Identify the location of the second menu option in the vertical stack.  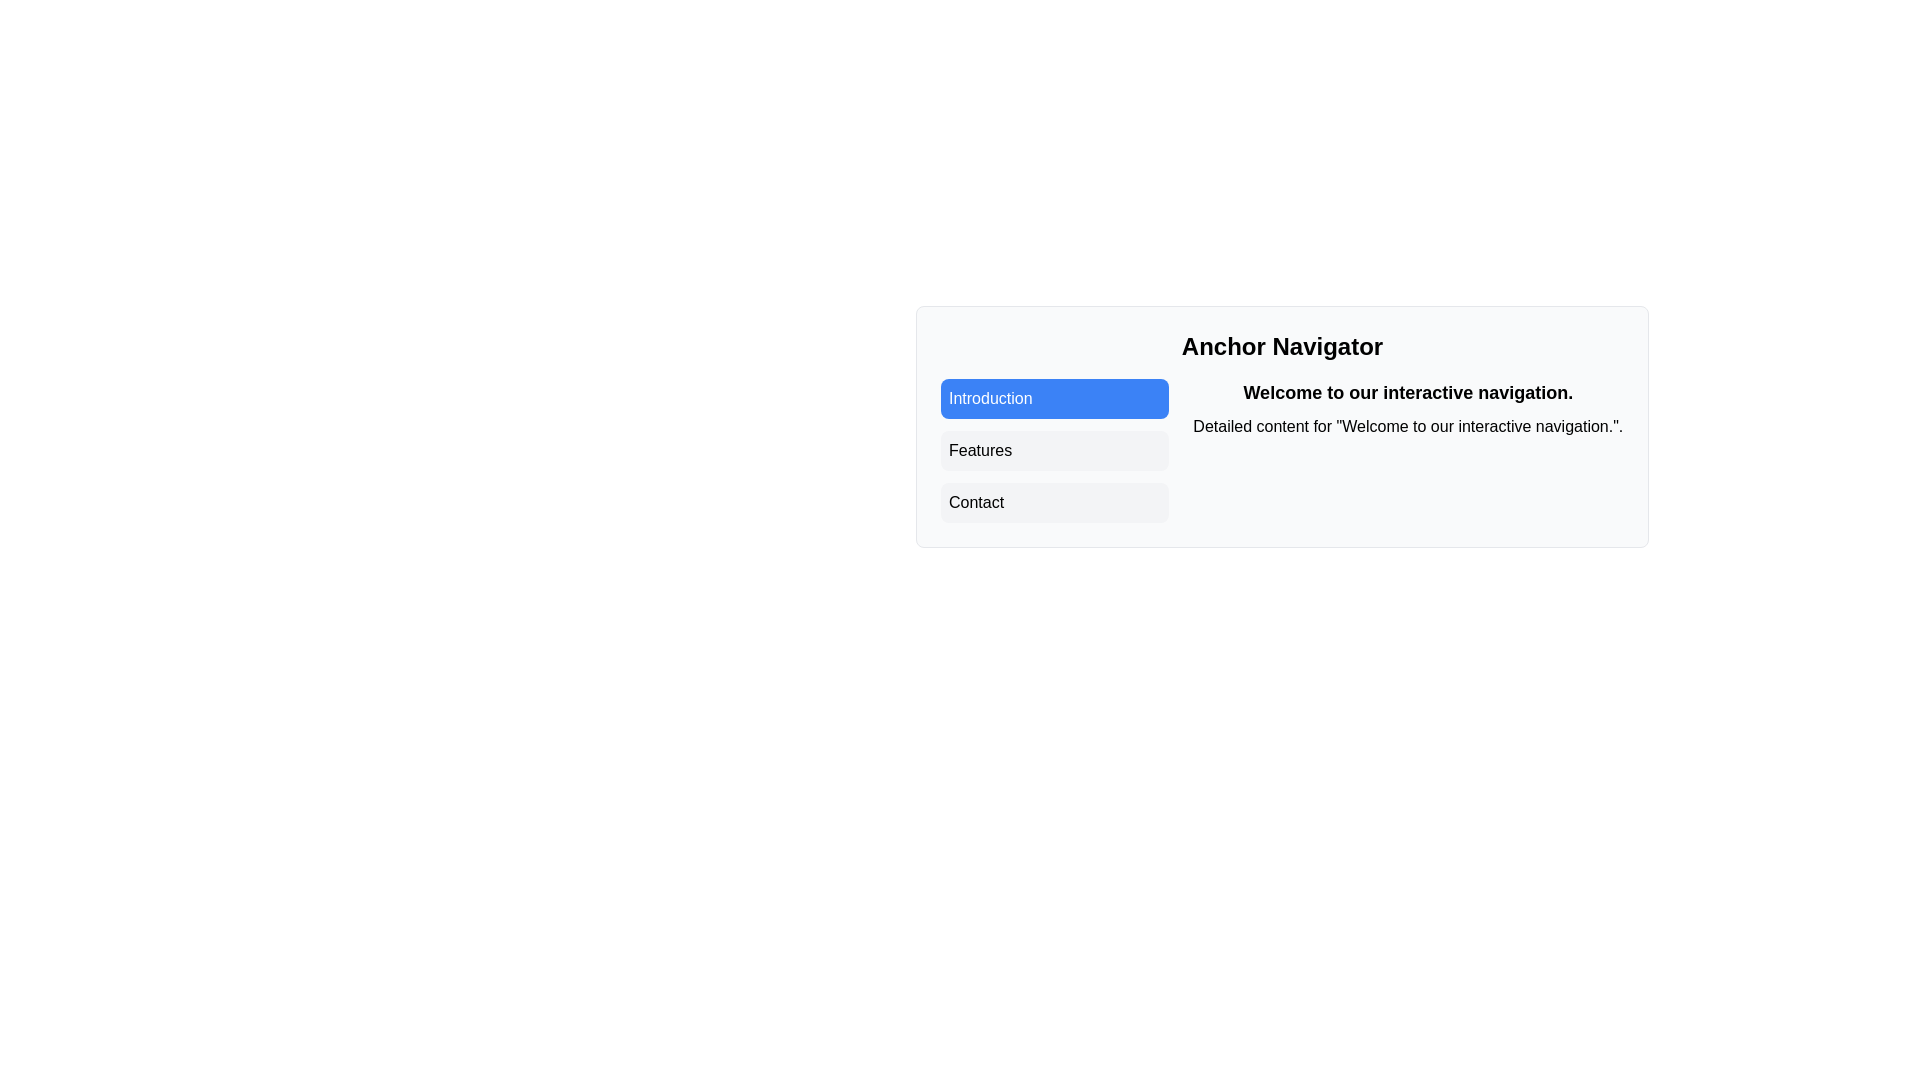
(1053, 451).